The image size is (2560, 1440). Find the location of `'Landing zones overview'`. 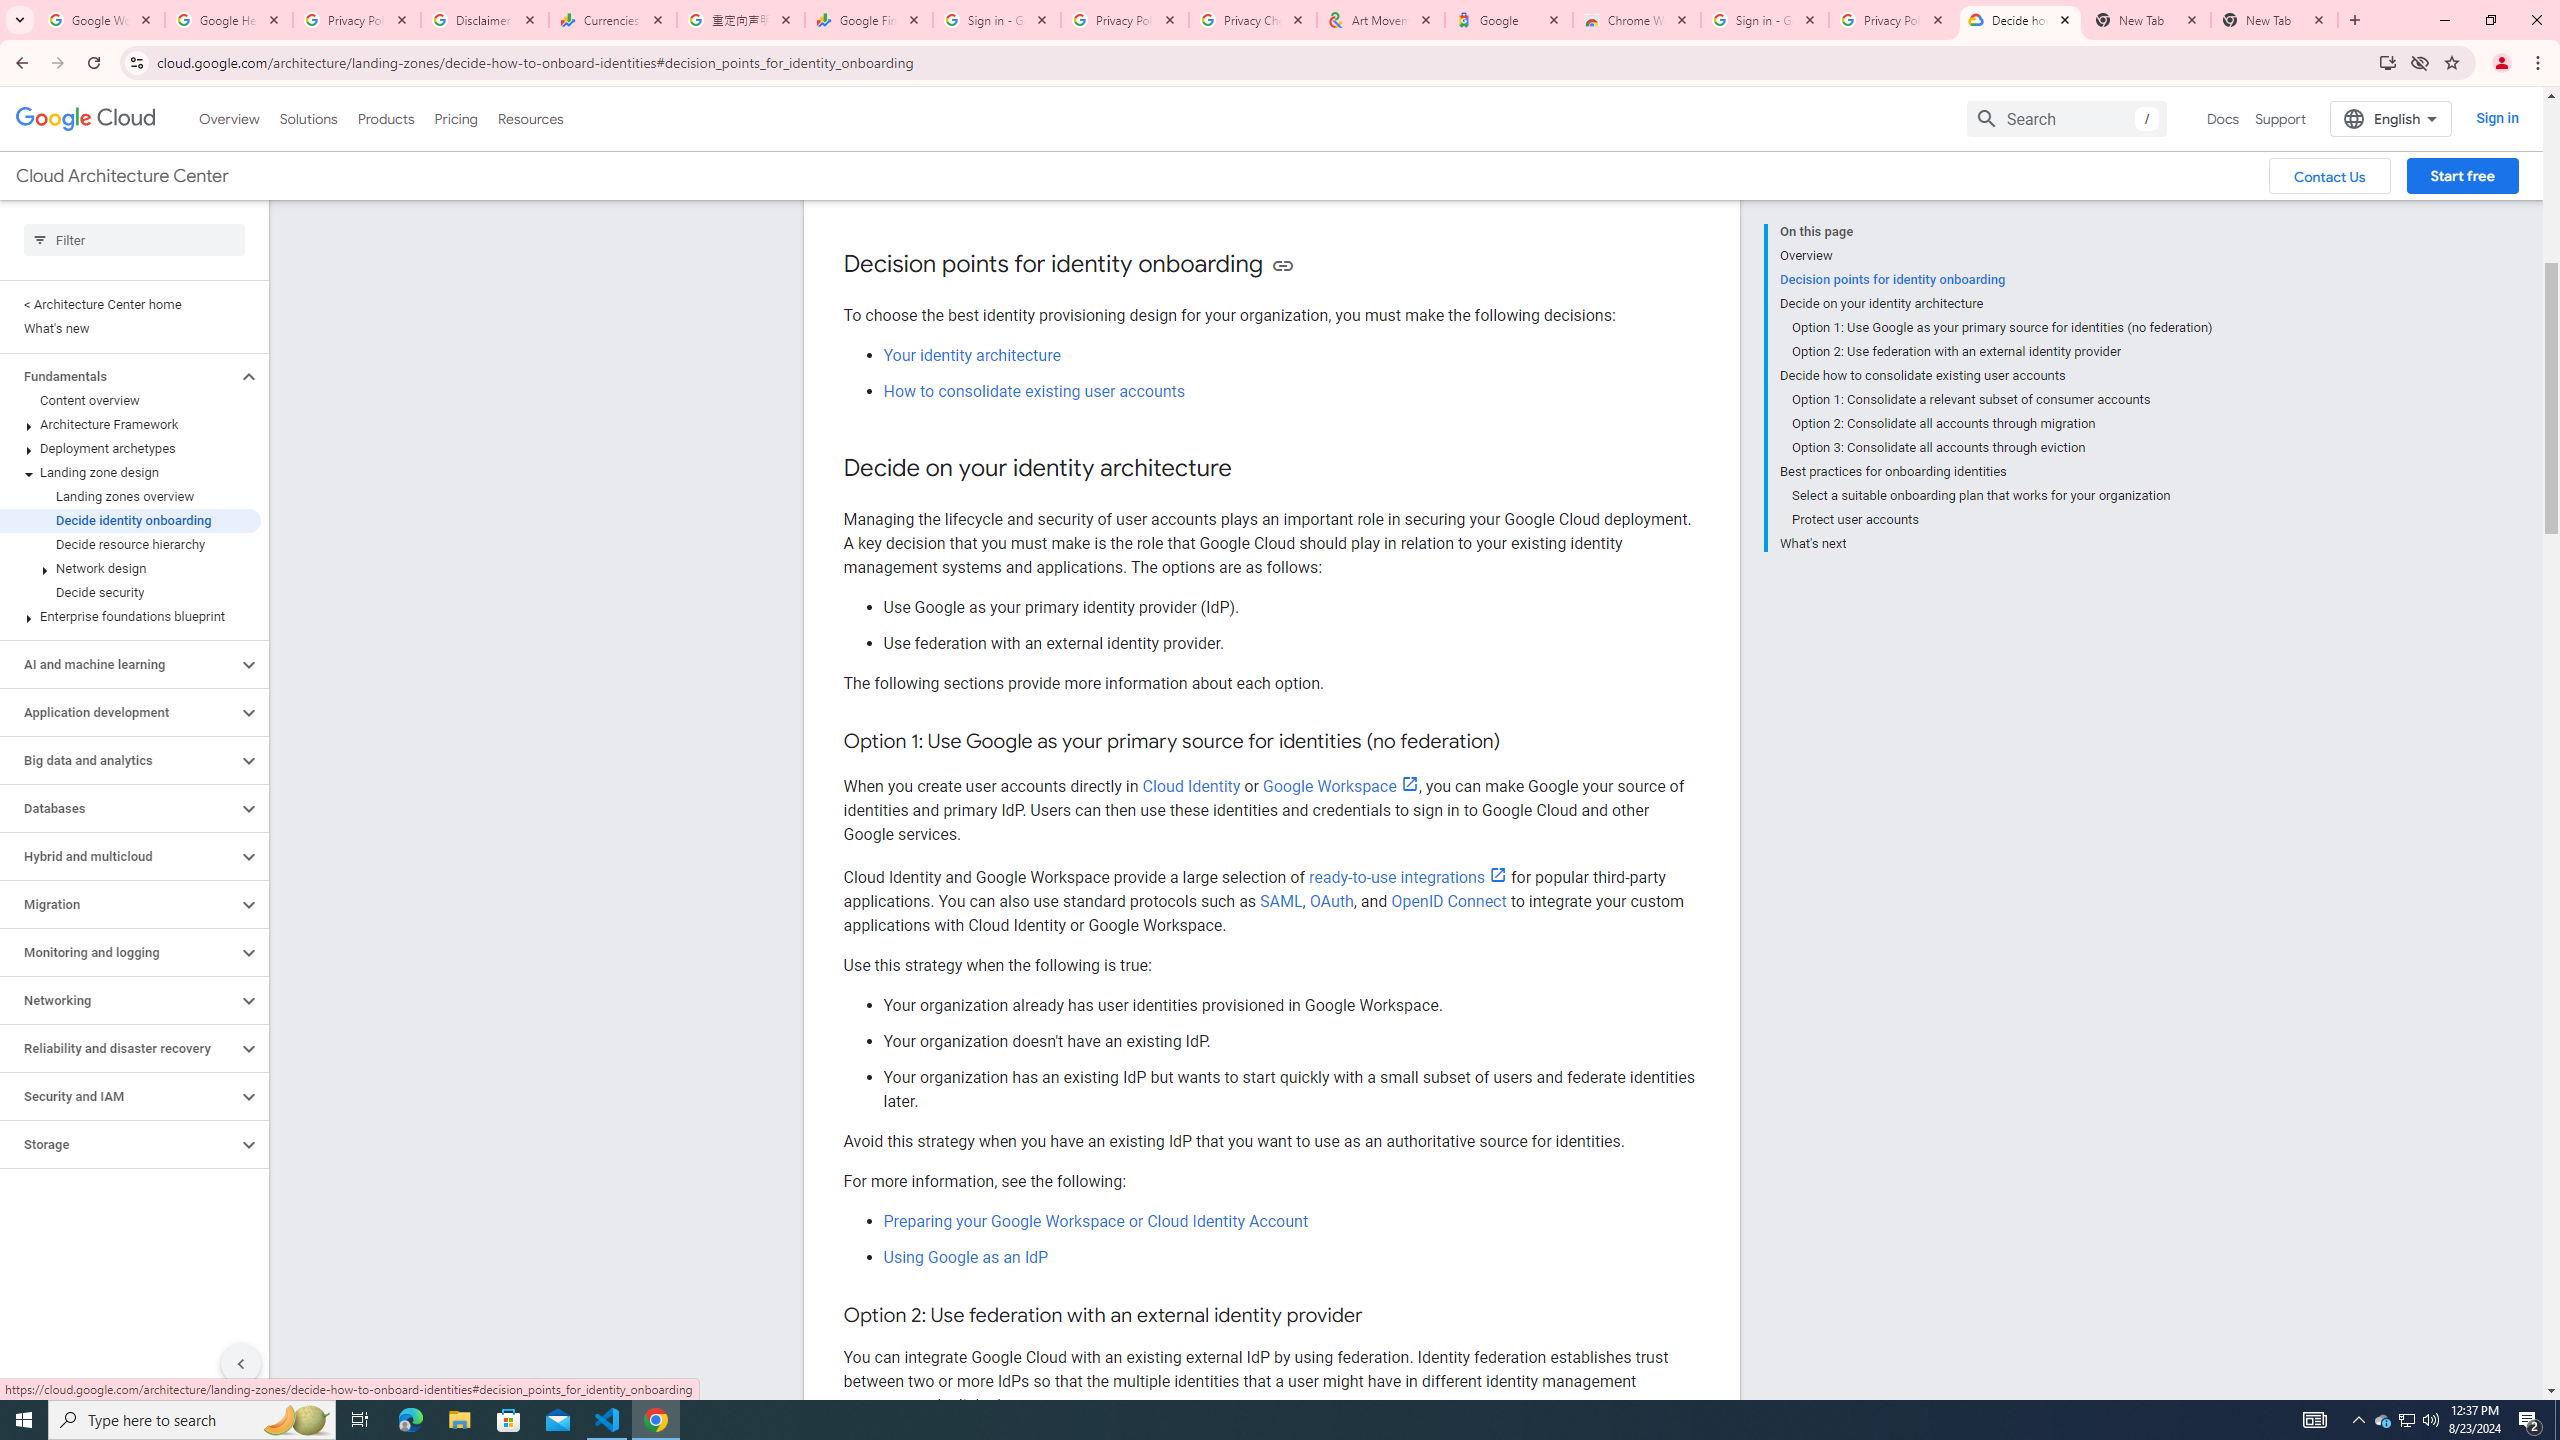

'Landing zones overview' is located at coordinates (130, 495).